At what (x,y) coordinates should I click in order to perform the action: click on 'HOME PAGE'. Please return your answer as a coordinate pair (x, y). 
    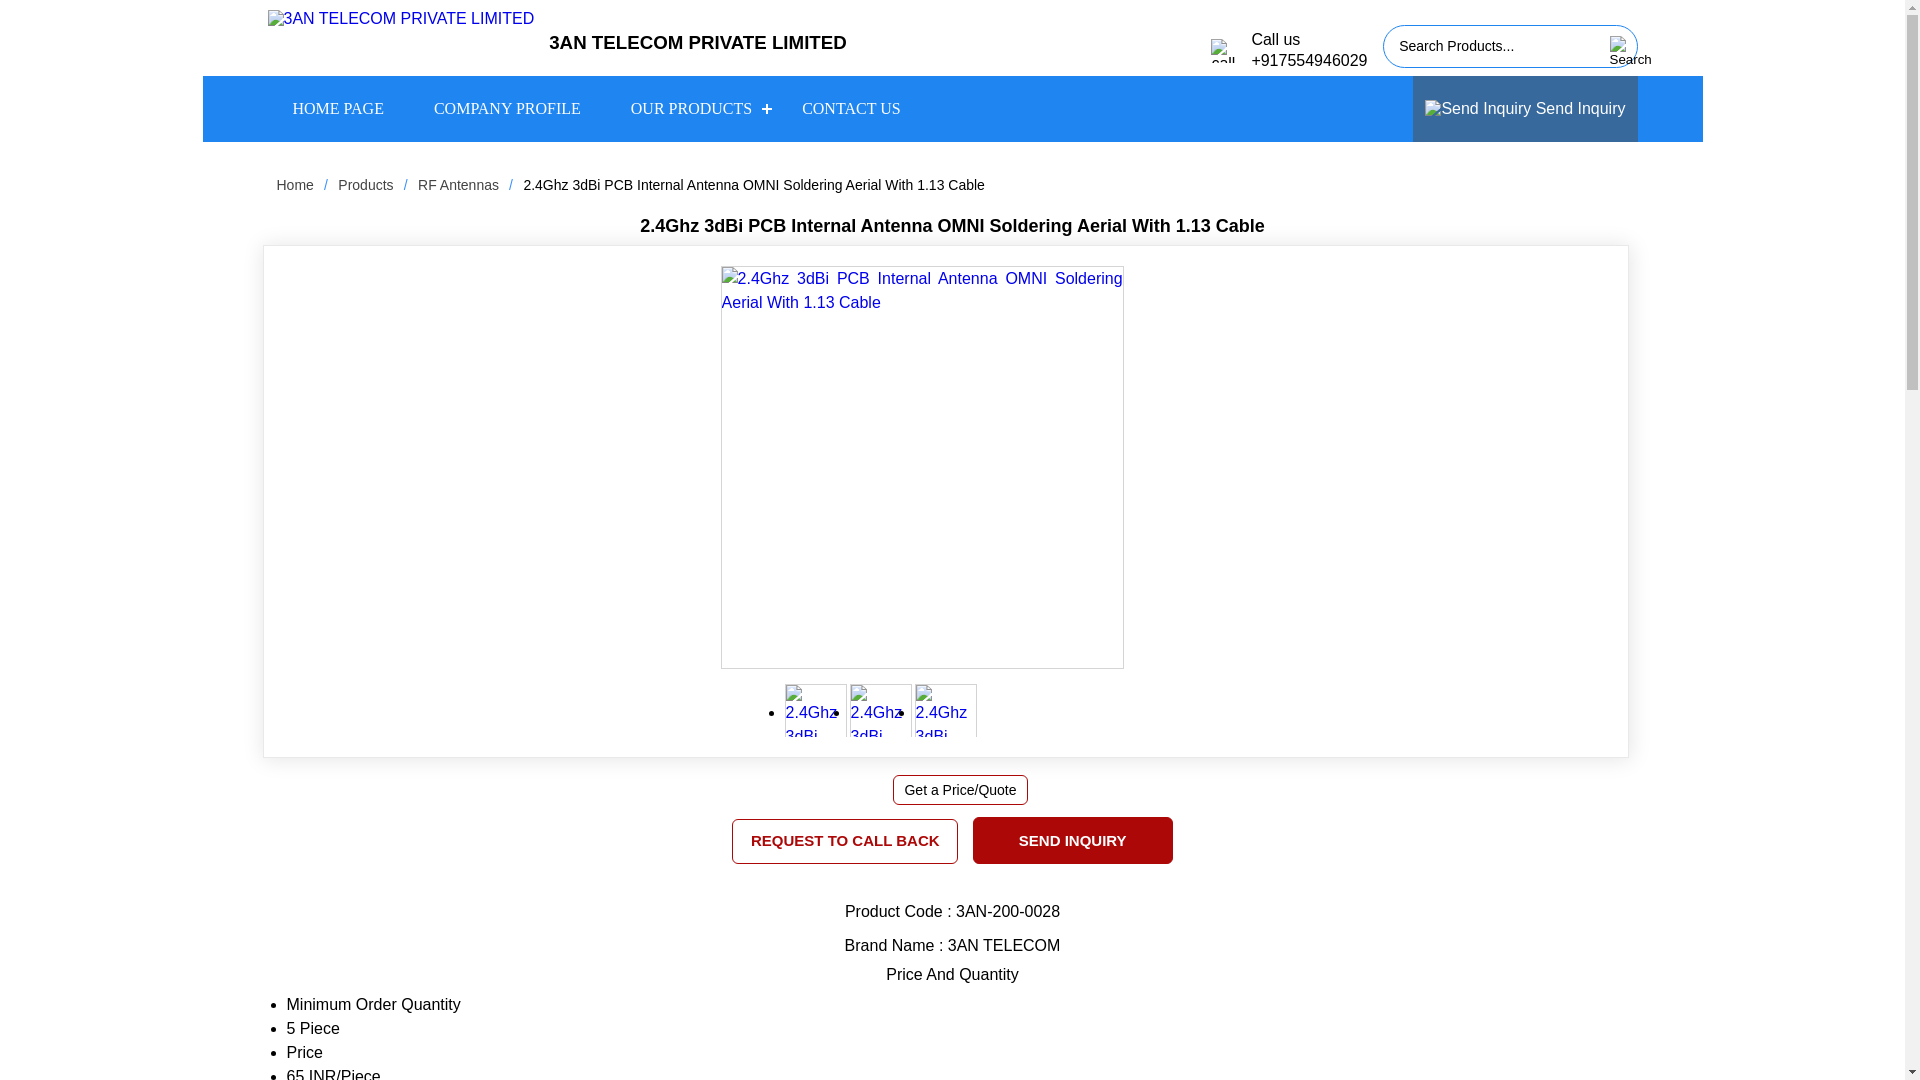
    Looking at the image, I should click on (338, 108).